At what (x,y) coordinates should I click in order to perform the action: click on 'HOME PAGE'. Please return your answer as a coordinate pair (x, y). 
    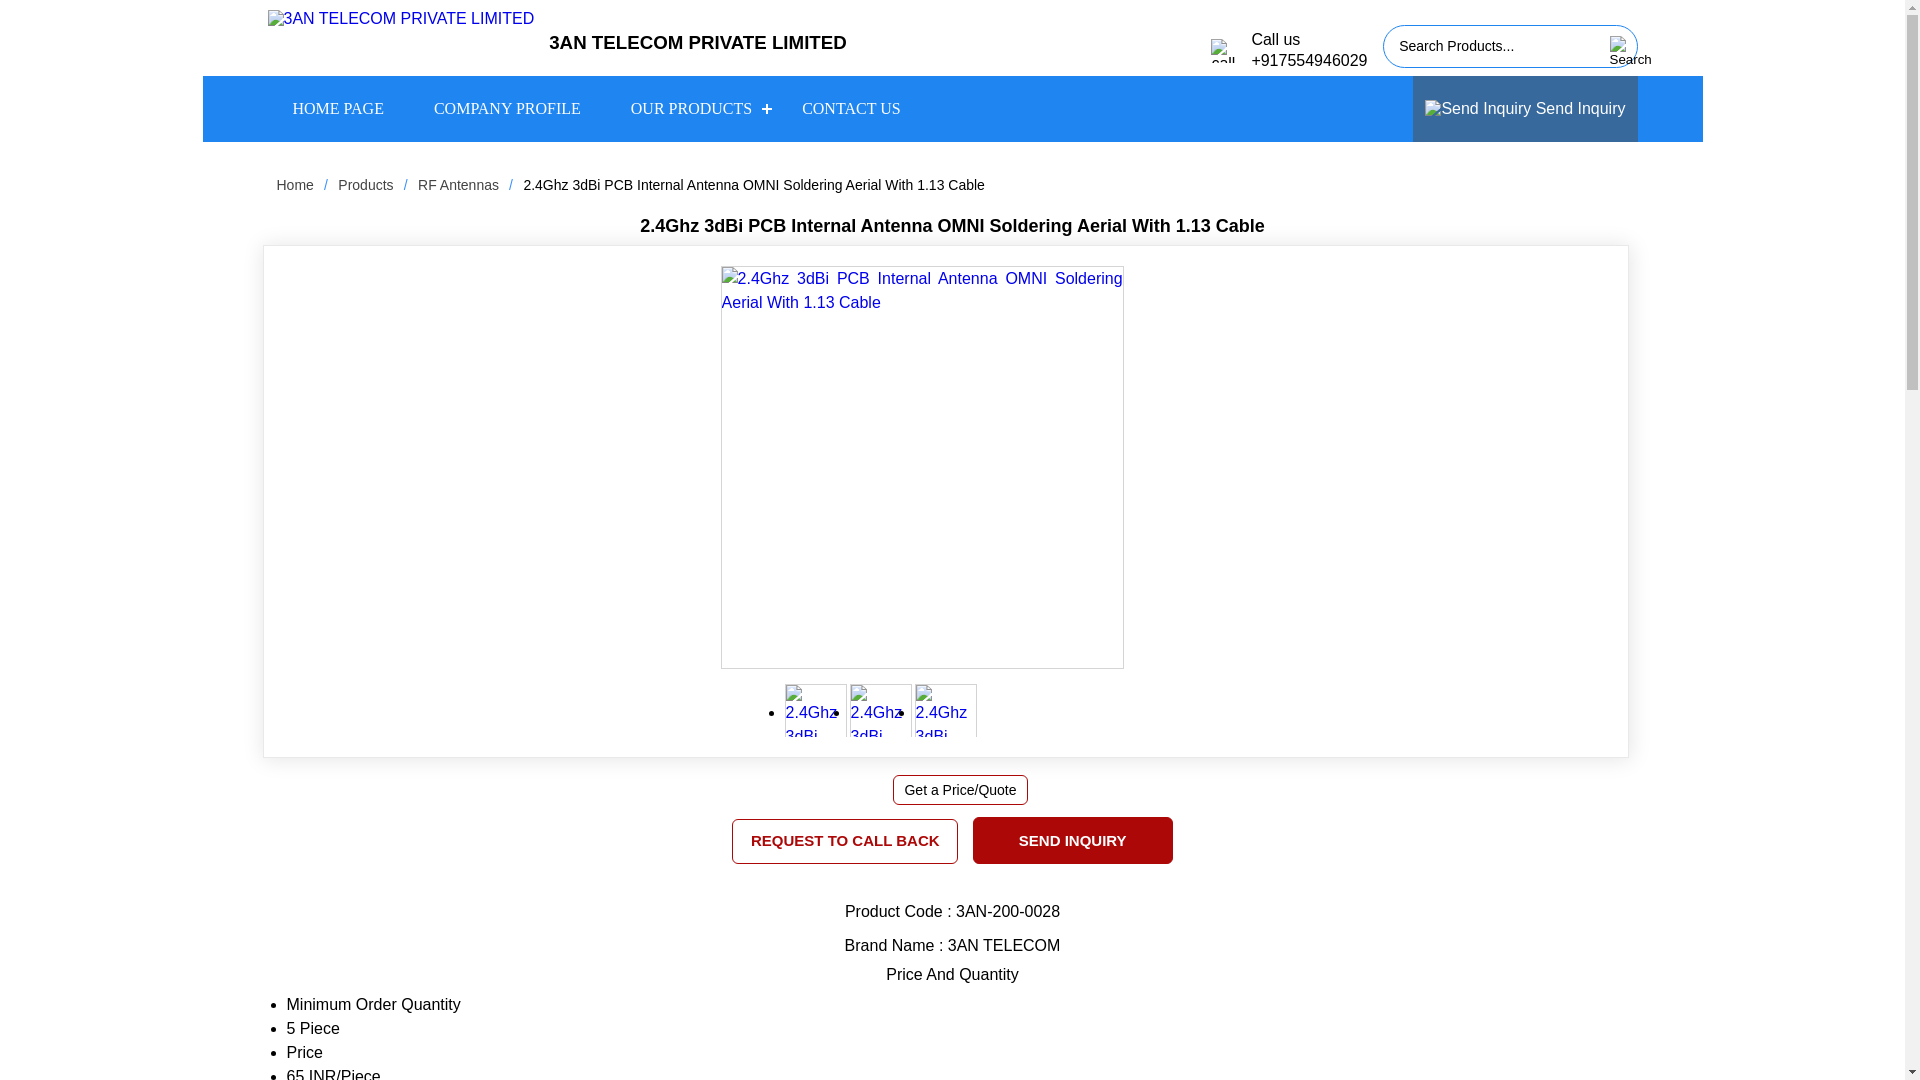
    Looking at the image, I should click on (338, 108).